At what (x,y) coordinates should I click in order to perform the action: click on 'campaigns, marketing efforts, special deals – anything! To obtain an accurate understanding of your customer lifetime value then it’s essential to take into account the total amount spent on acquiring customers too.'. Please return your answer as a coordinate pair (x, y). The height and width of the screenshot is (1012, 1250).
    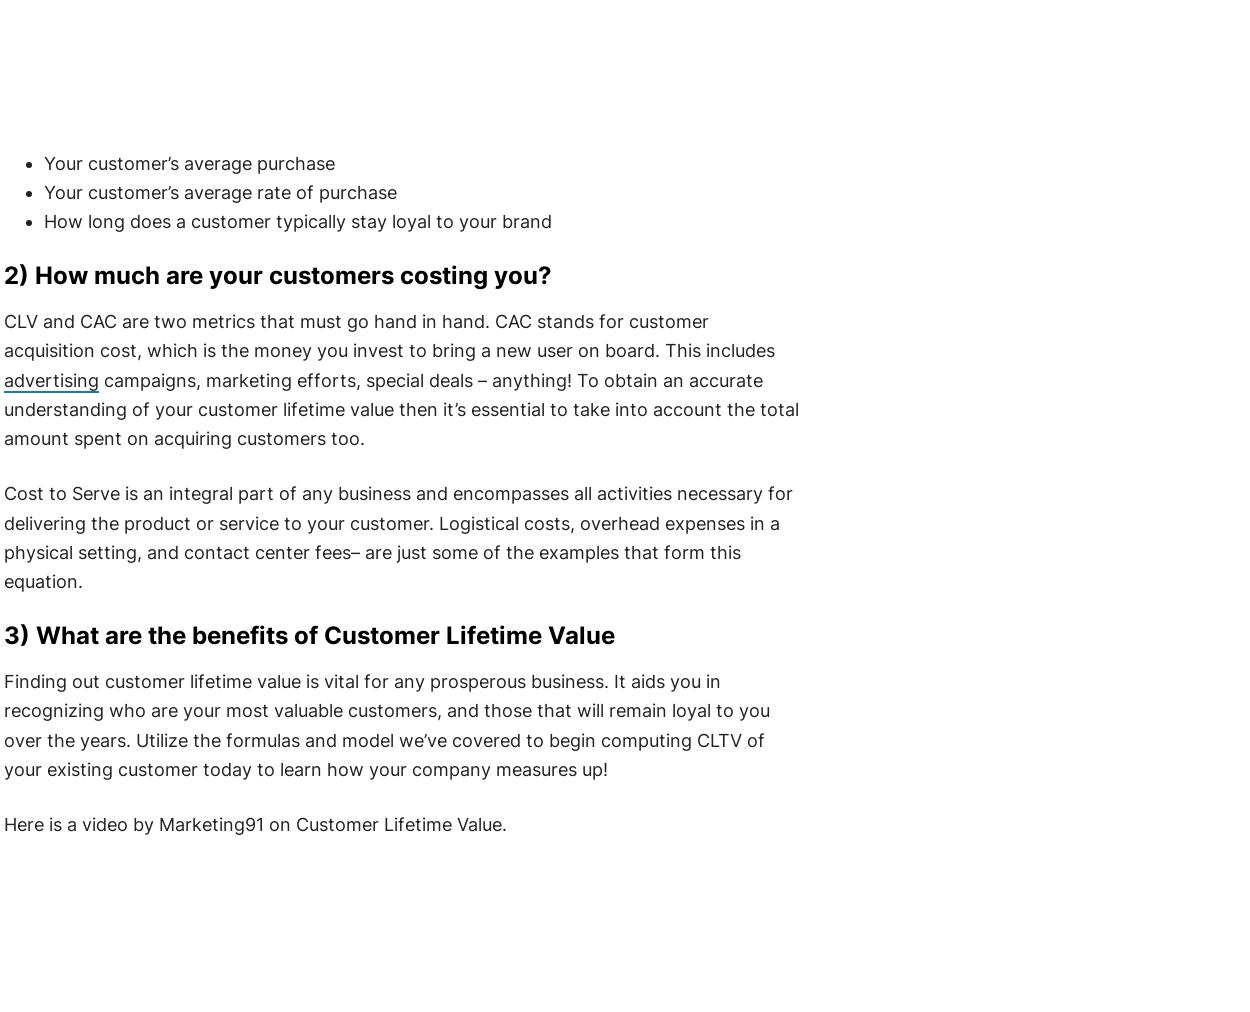
    Looking at the image, I should click on (400, 409).